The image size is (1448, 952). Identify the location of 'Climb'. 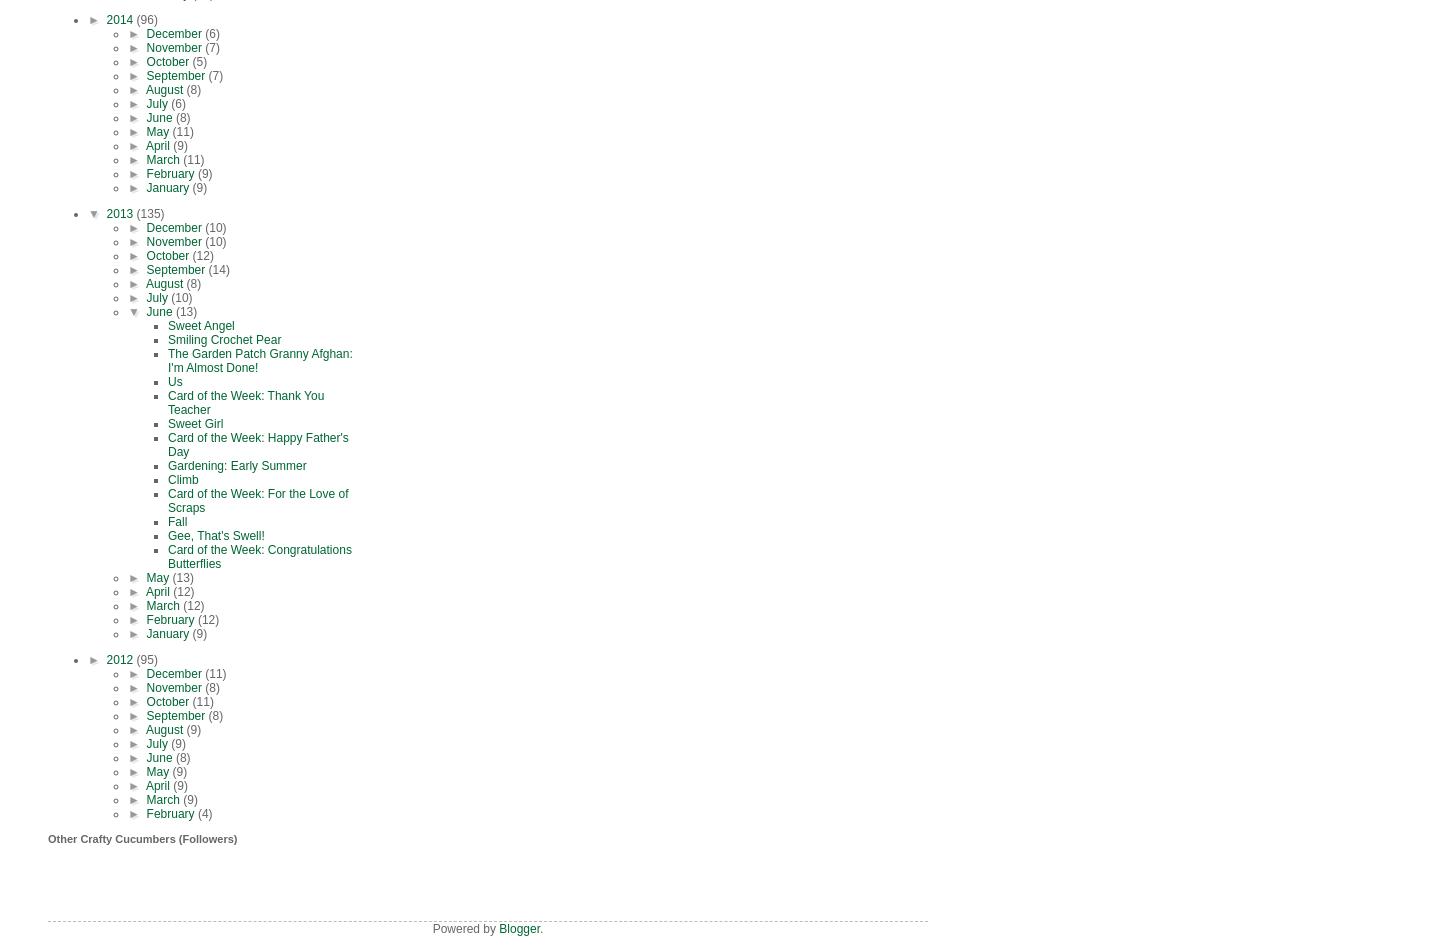
(166, 479).